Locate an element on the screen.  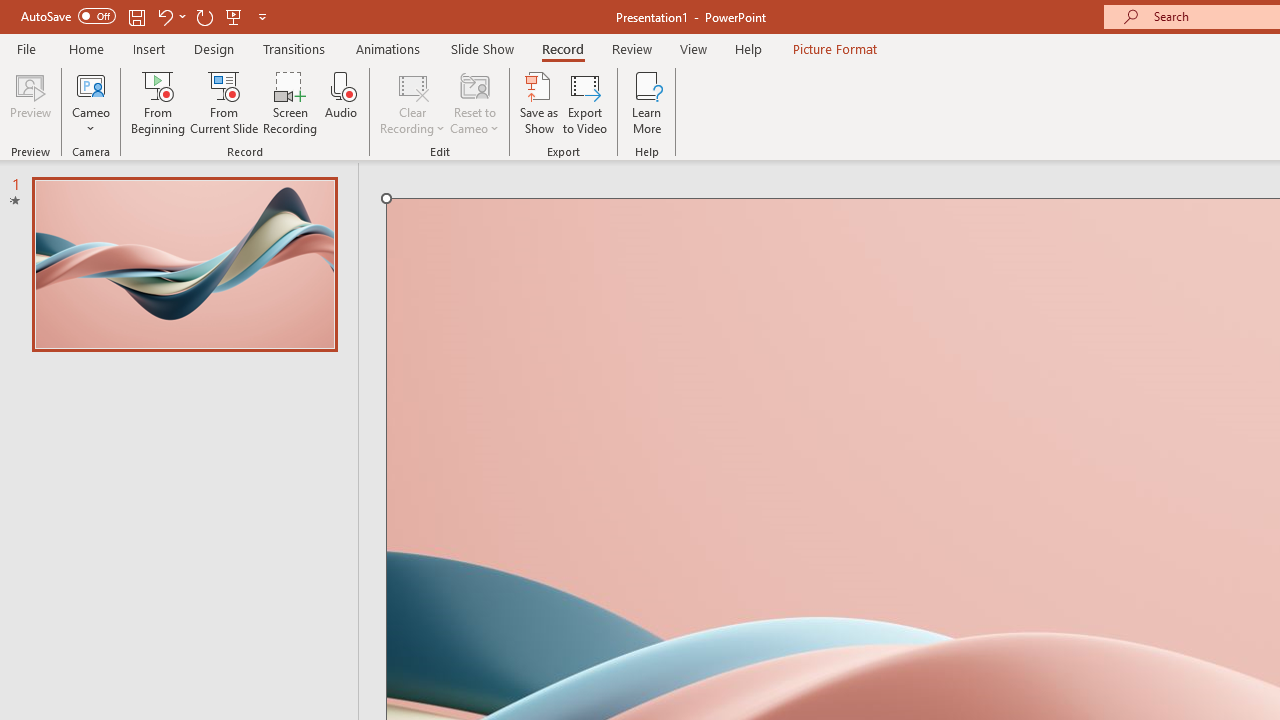
'Redo' is located at coordinates (204, 16).